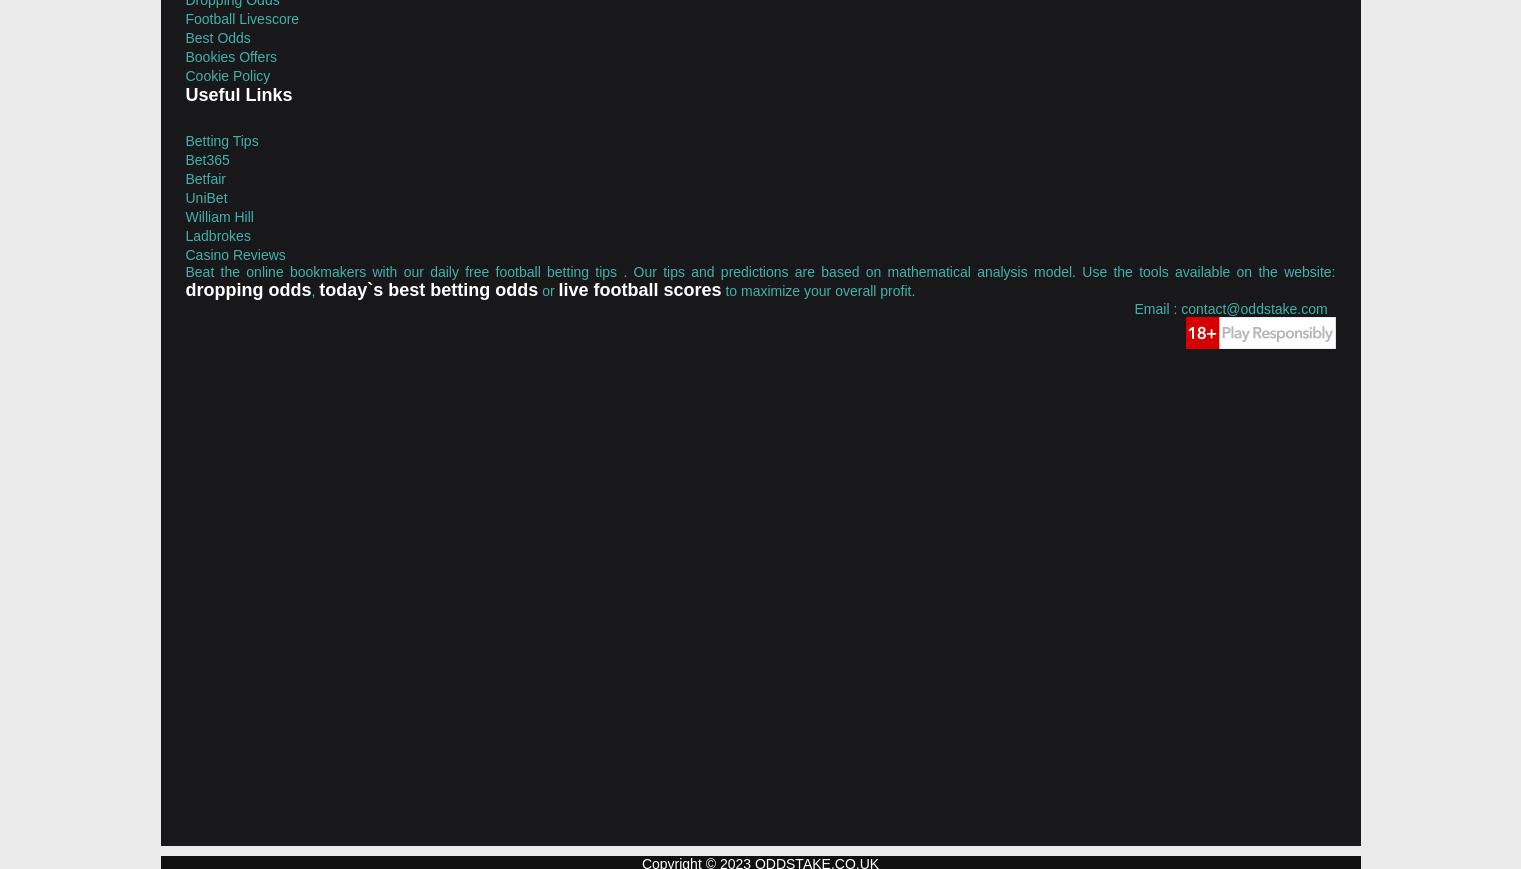  Describe the element at coordinates (547, 288) in the screenshot. I see `'or'` at that location.